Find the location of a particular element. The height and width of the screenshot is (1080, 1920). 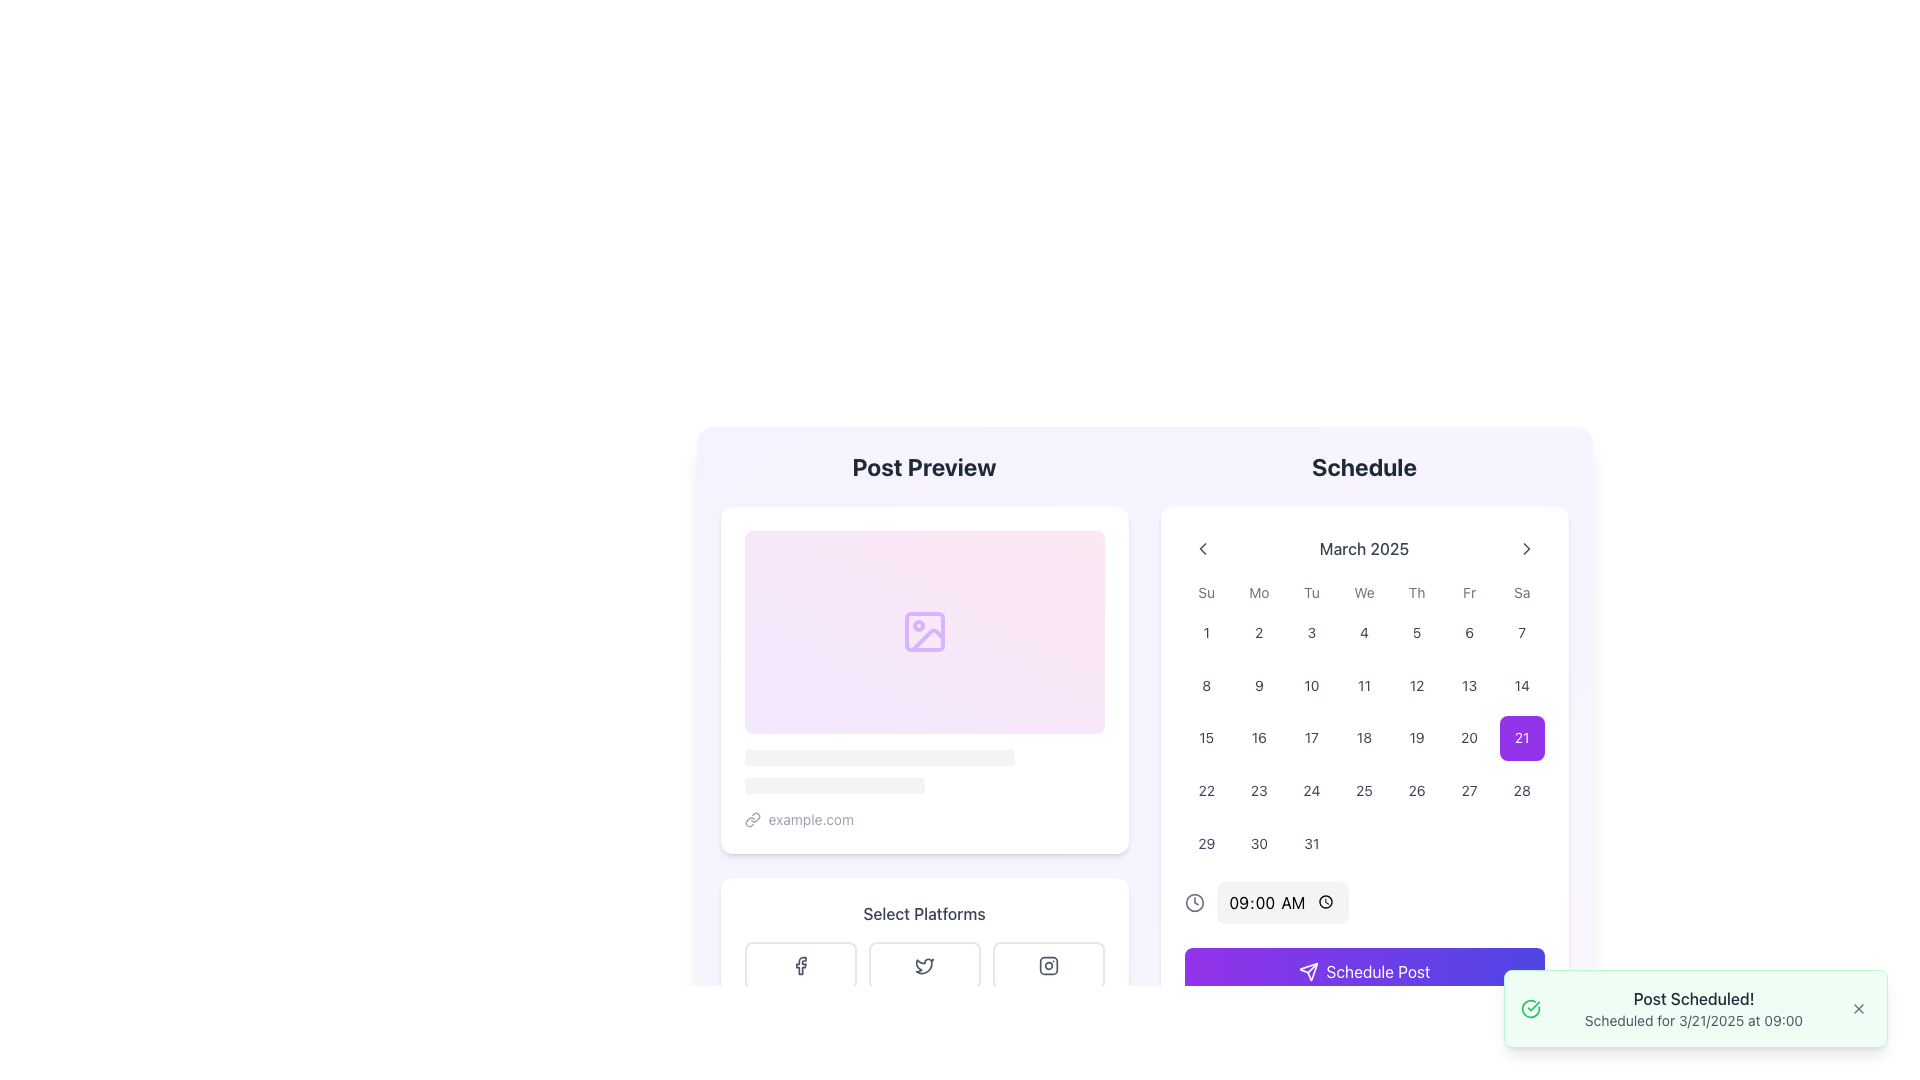

the decorative bar with rounded edges located horizontally beneath the placeholder image in the Post Preview section is located at coordinates (879, 757).